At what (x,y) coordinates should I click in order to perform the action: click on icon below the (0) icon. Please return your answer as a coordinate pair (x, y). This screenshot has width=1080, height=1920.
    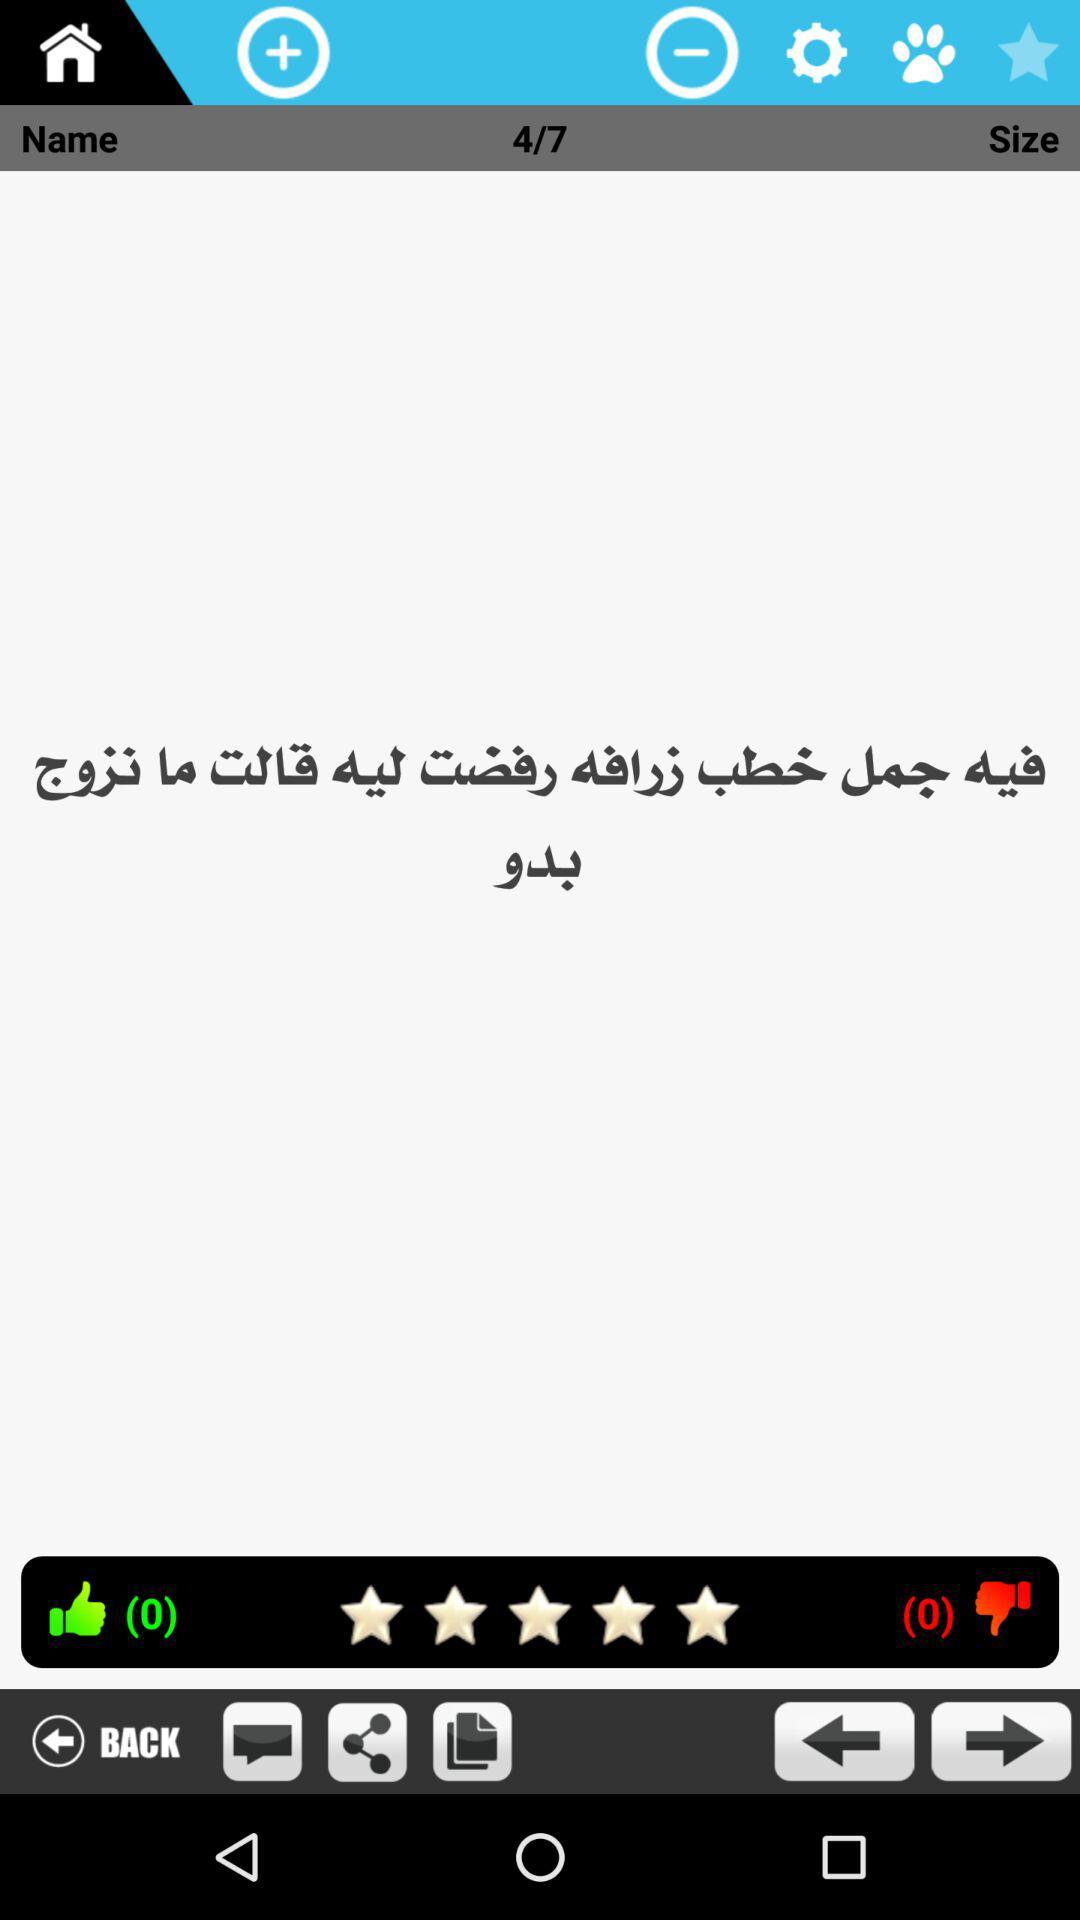
    Looking at the image, I should click on (843, 1740).